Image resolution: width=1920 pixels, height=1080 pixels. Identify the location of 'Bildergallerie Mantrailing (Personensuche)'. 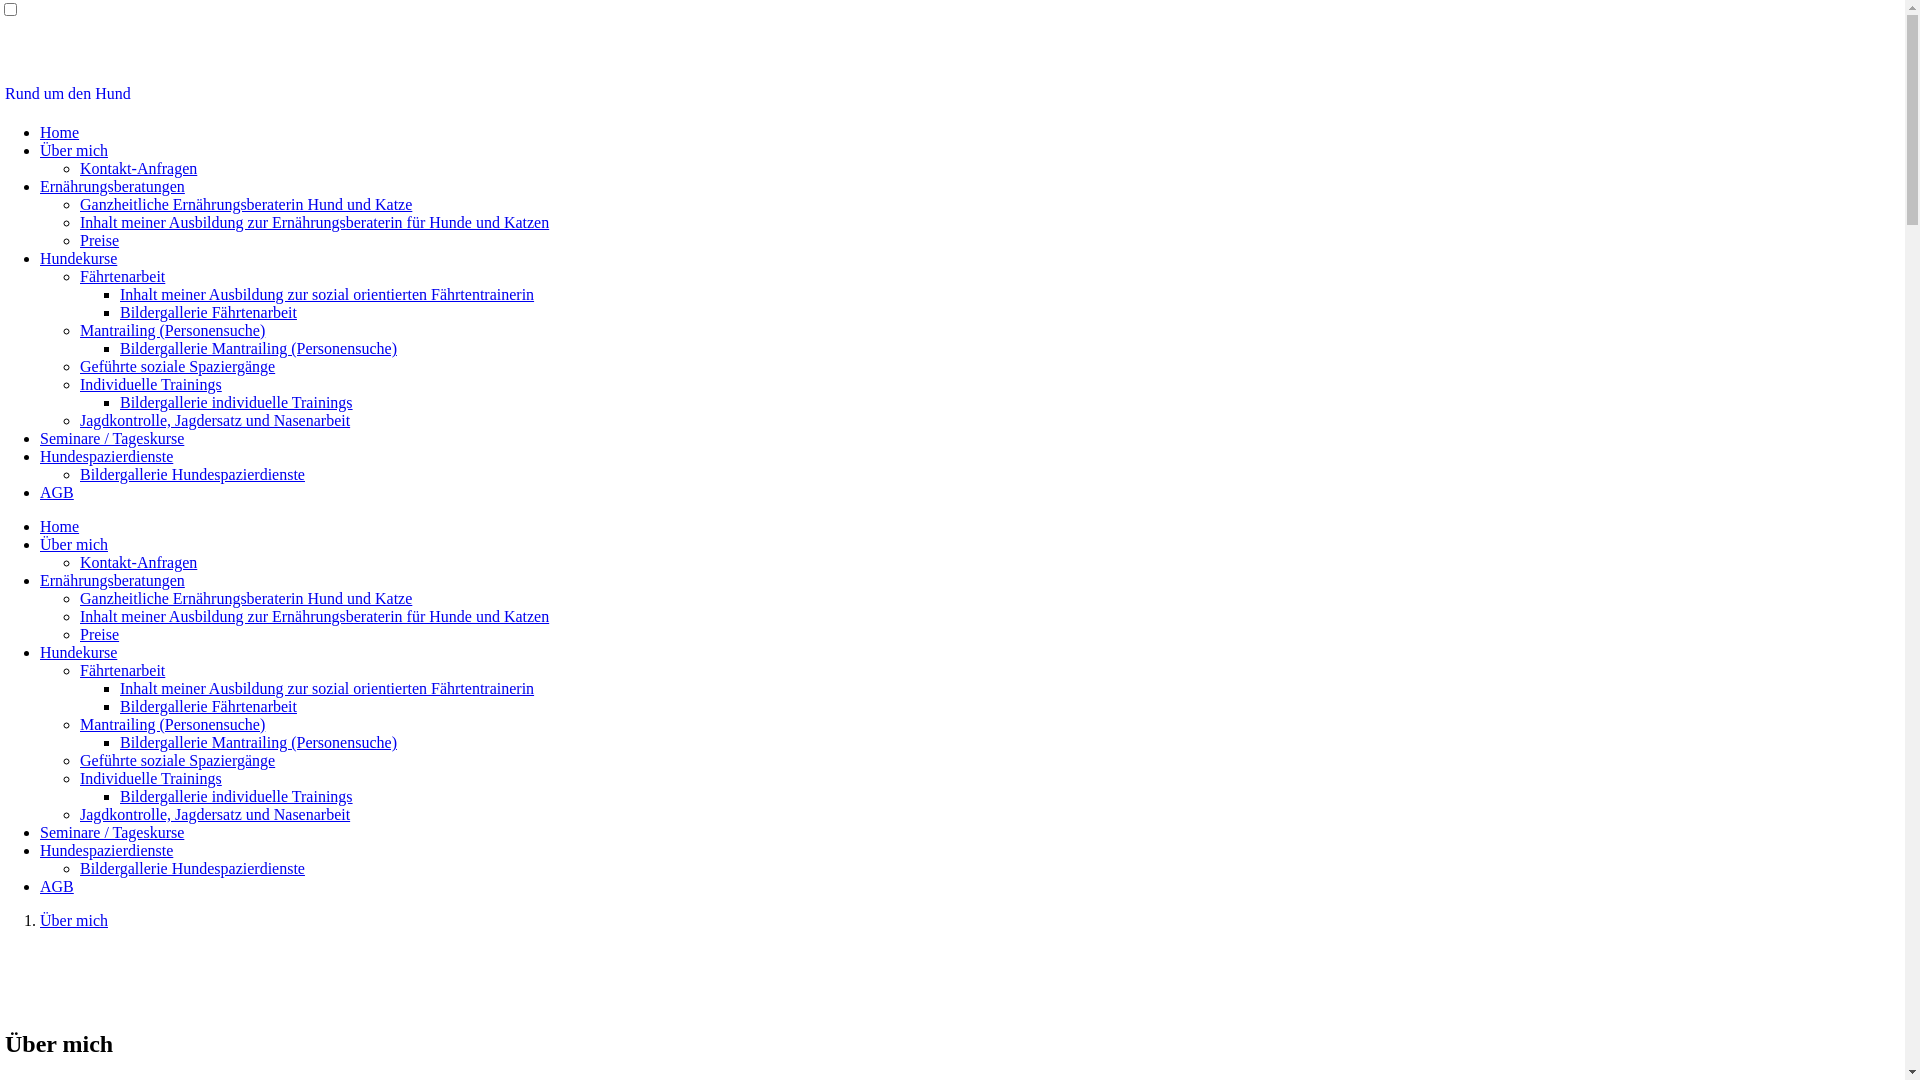
(257, 347).